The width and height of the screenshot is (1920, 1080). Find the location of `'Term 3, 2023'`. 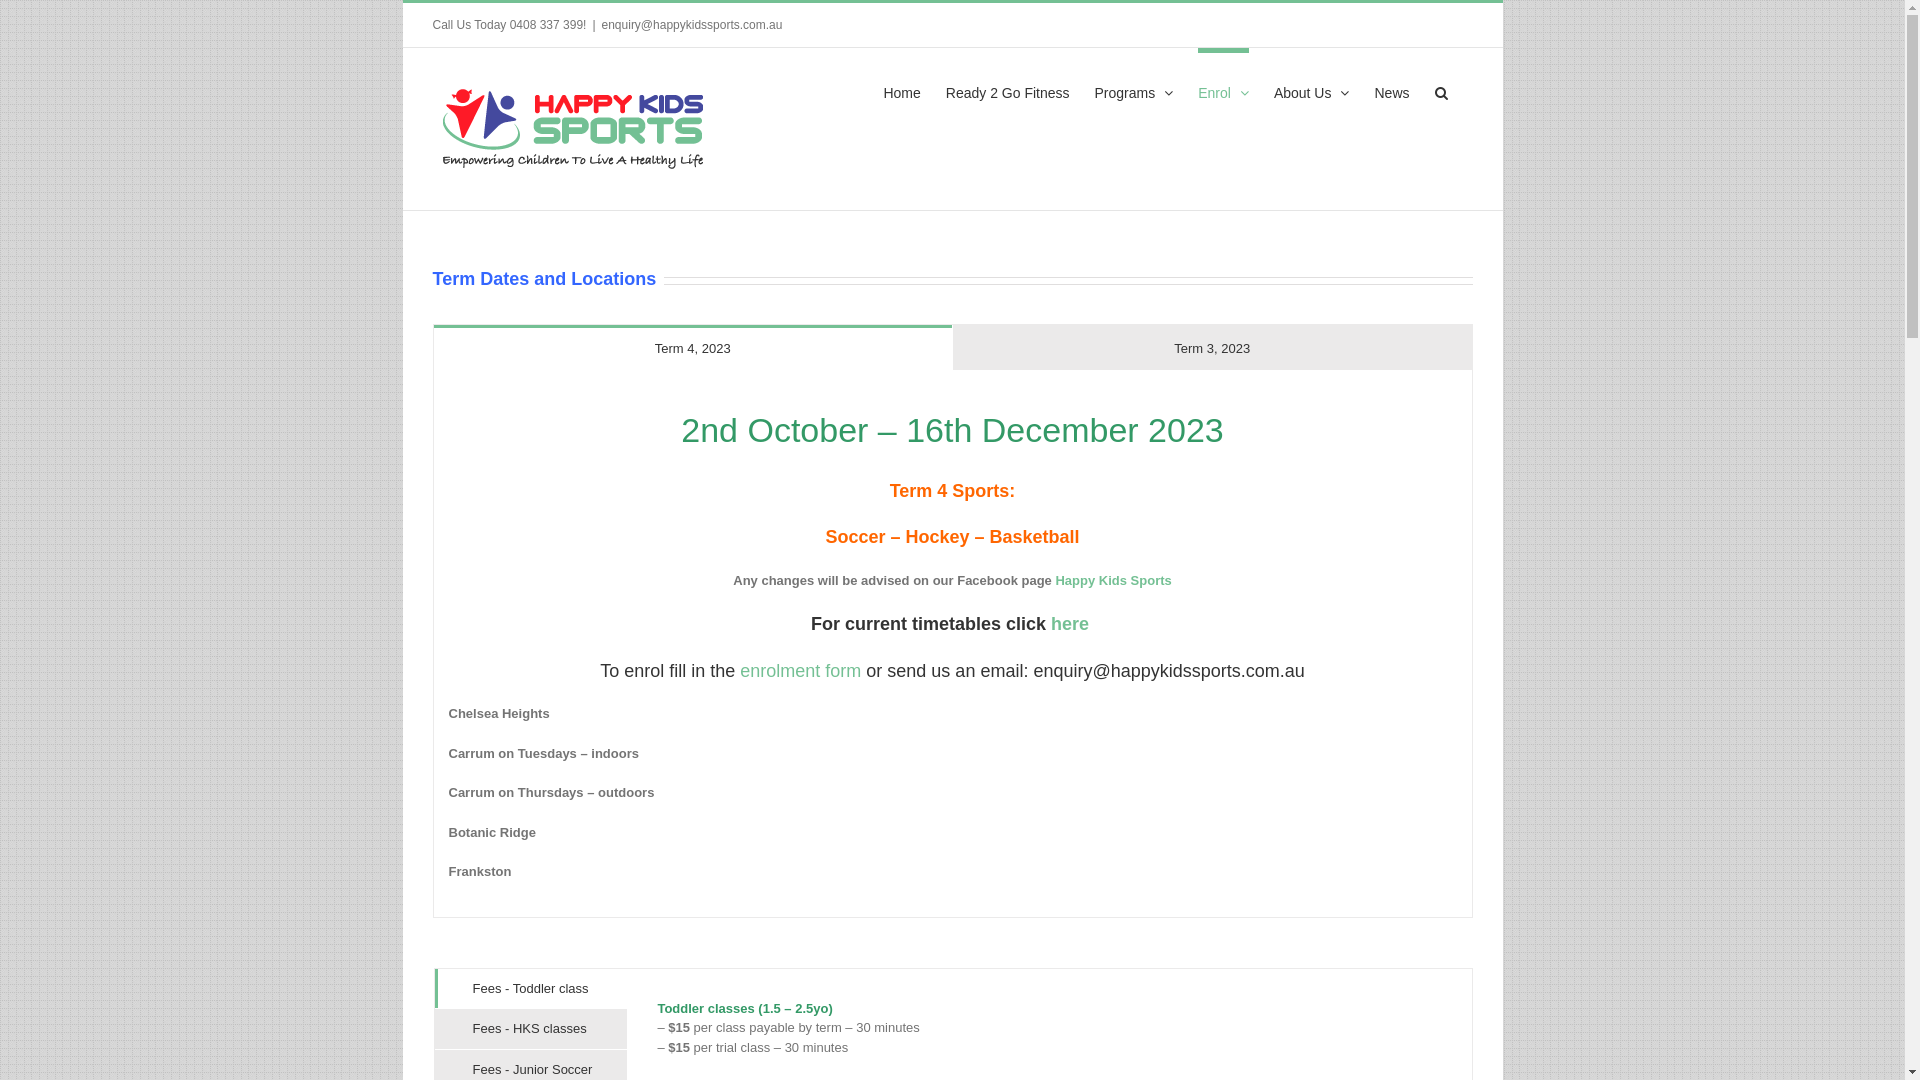

'Term 3, 2023' is located at coordinates (1211, 346).